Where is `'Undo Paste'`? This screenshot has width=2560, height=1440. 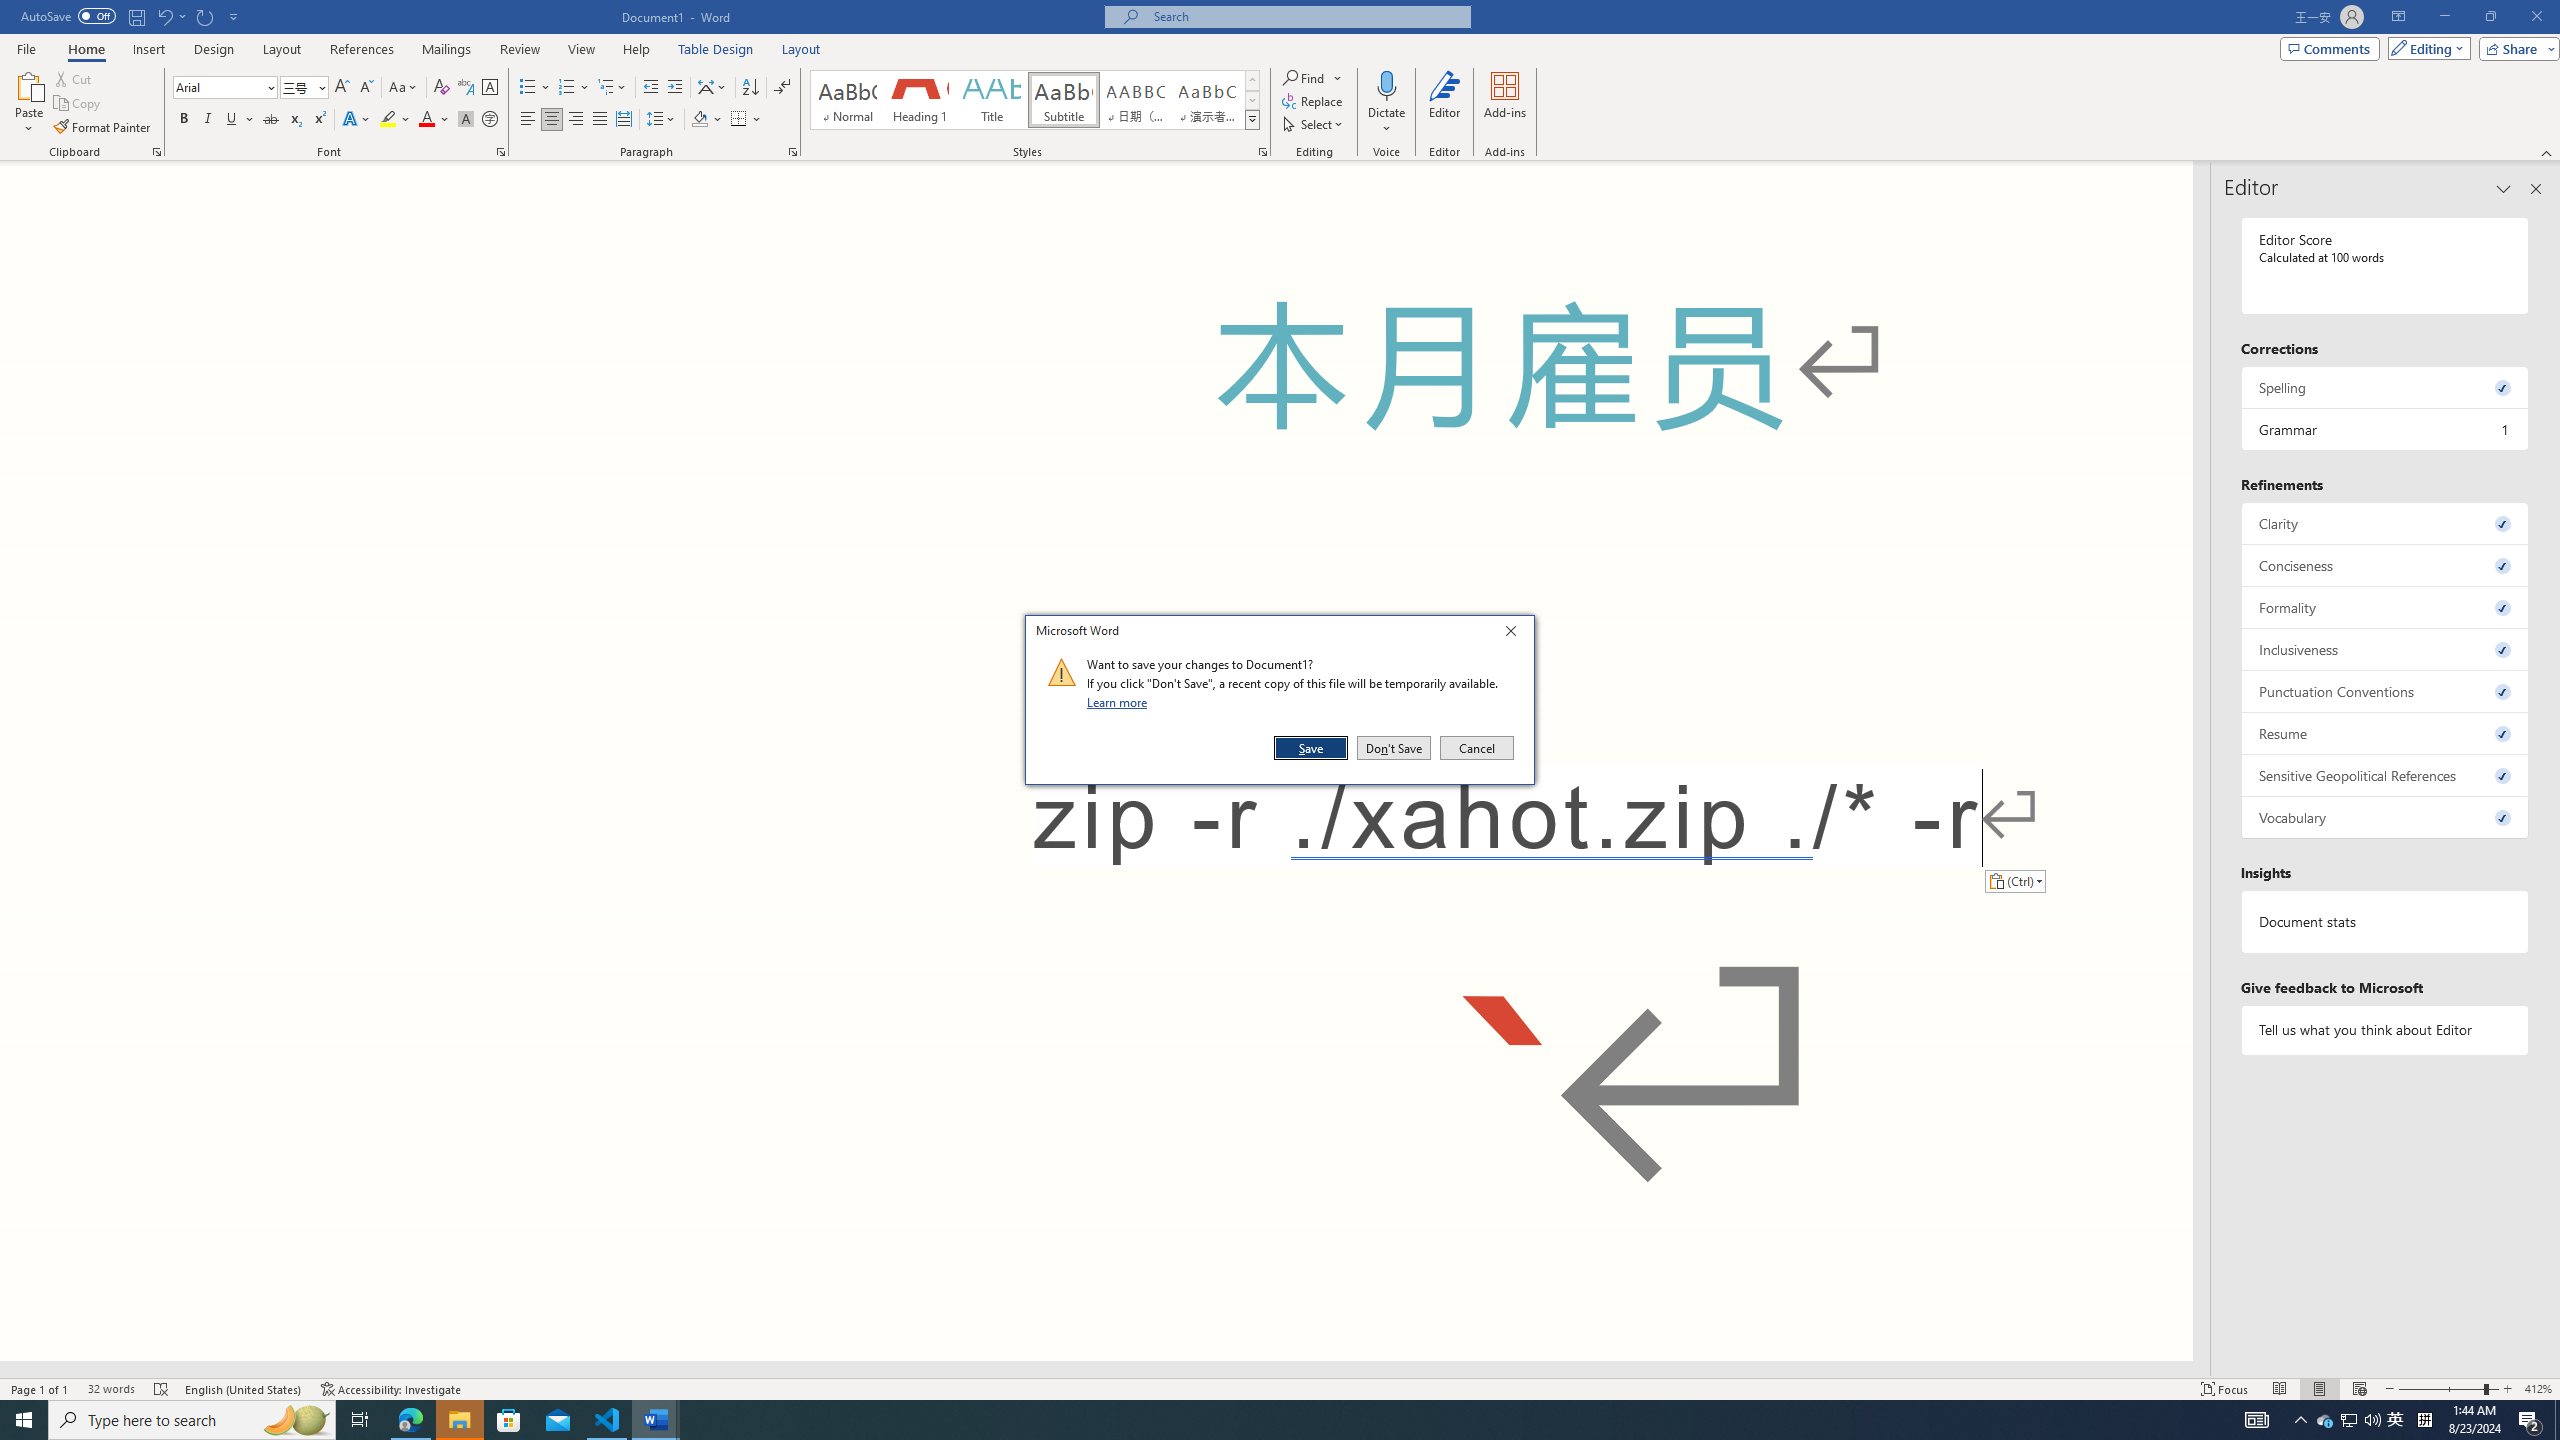
'Undo Paste' is located at coordinates (170, 15).